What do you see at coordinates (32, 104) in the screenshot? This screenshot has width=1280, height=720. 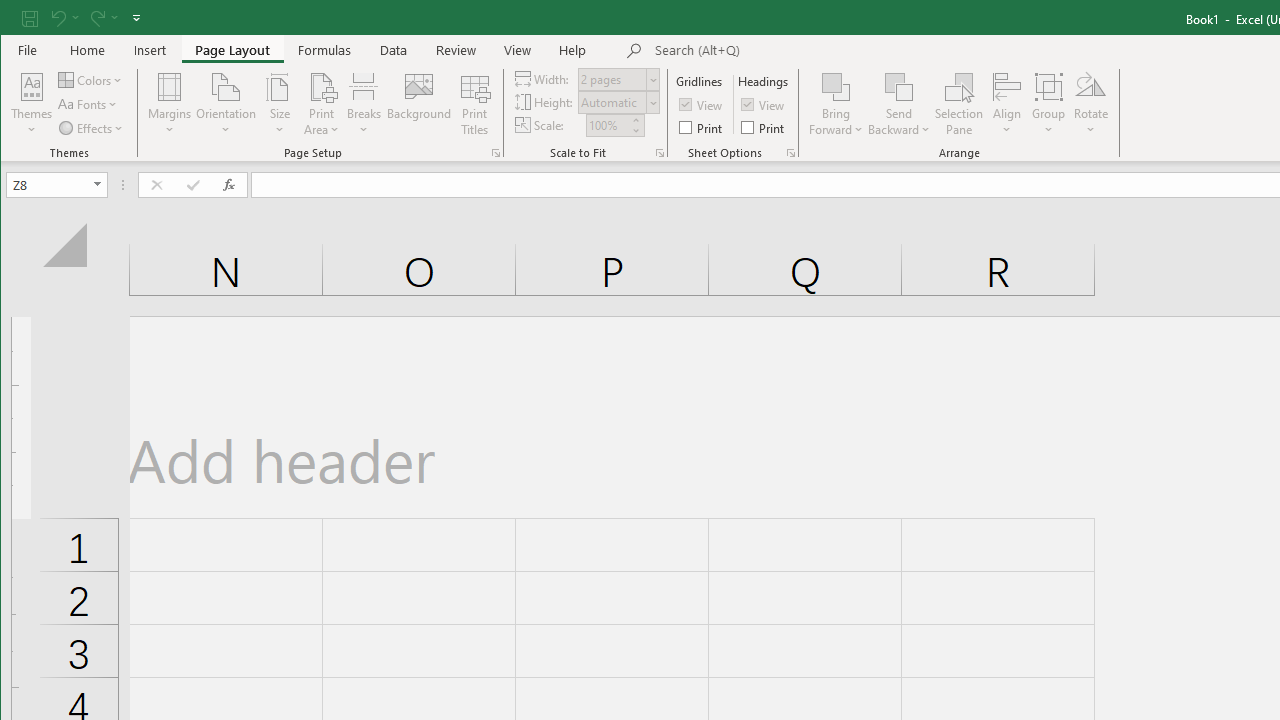 I see `'Themes'` at bounding box center [32, 104].